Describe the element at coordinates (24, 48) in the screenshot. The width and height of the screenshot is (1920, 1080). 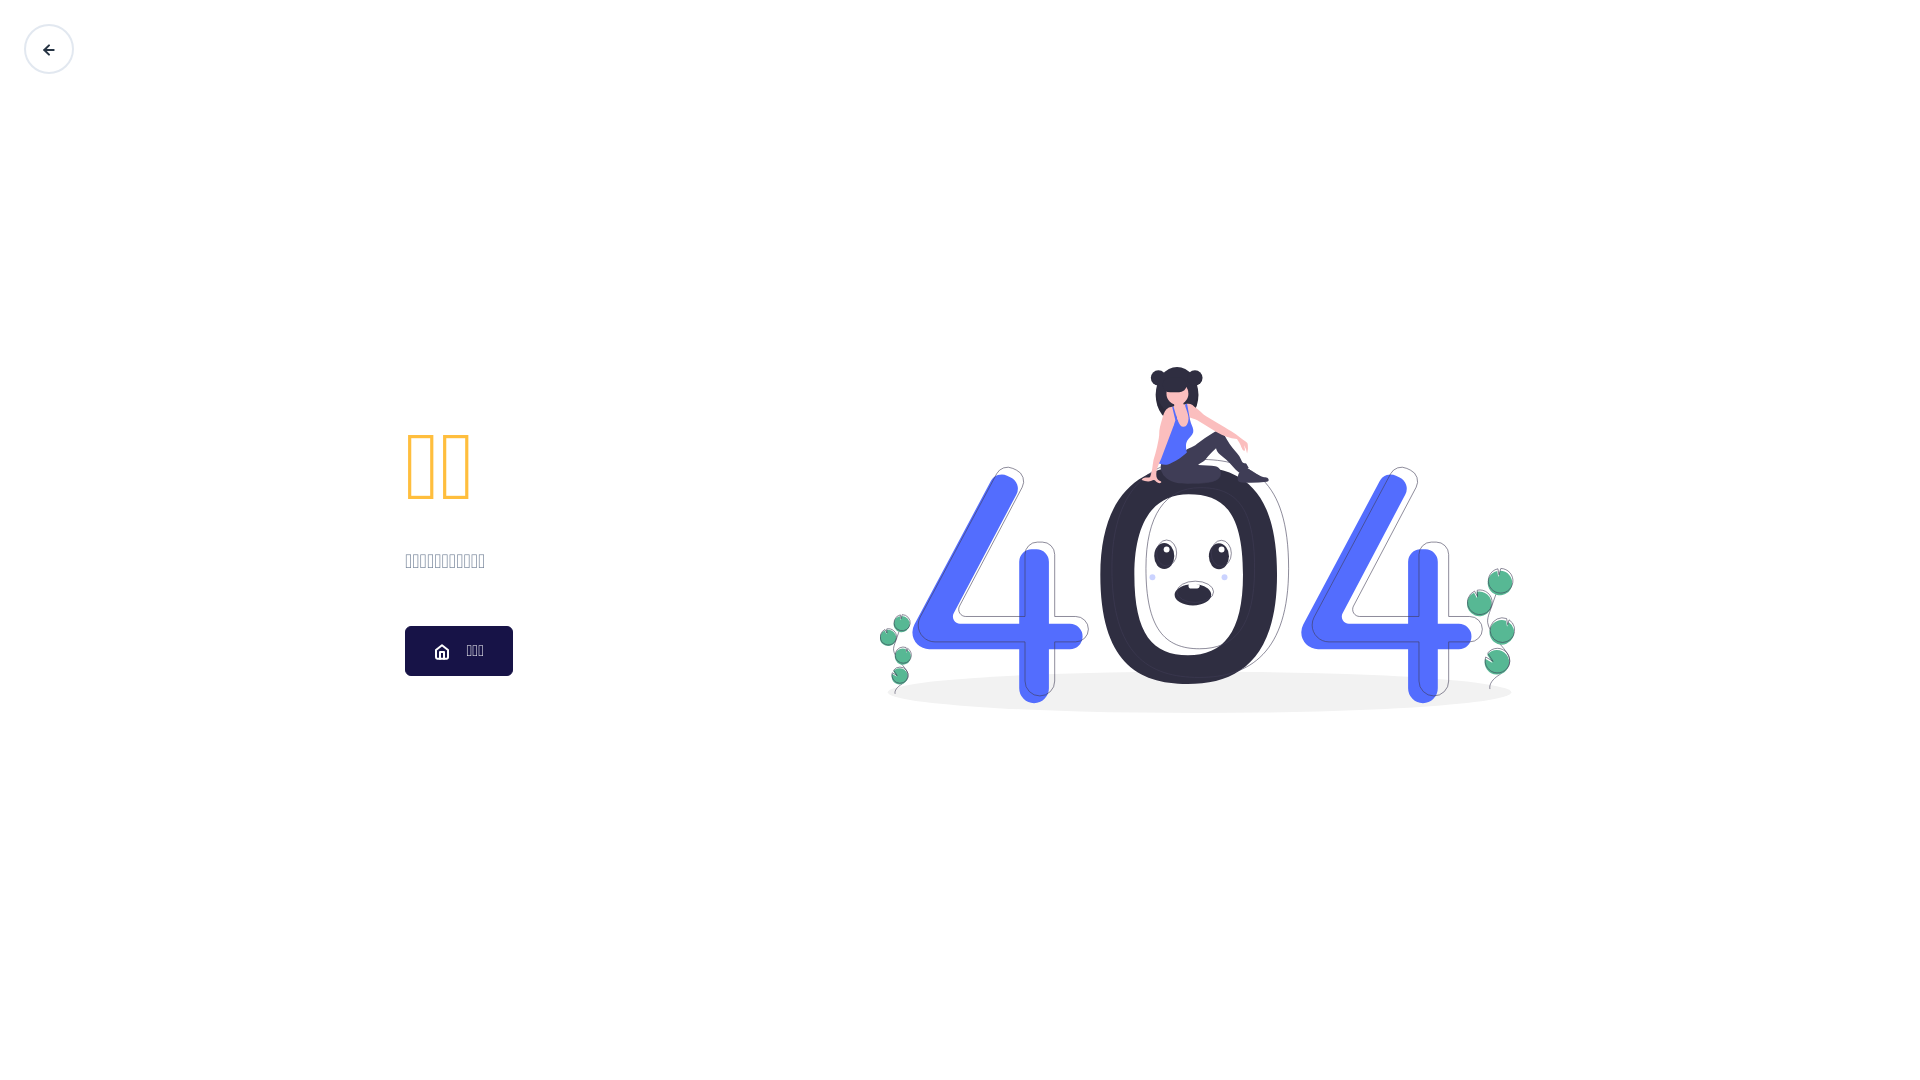
I see `'Go back'` at that location.